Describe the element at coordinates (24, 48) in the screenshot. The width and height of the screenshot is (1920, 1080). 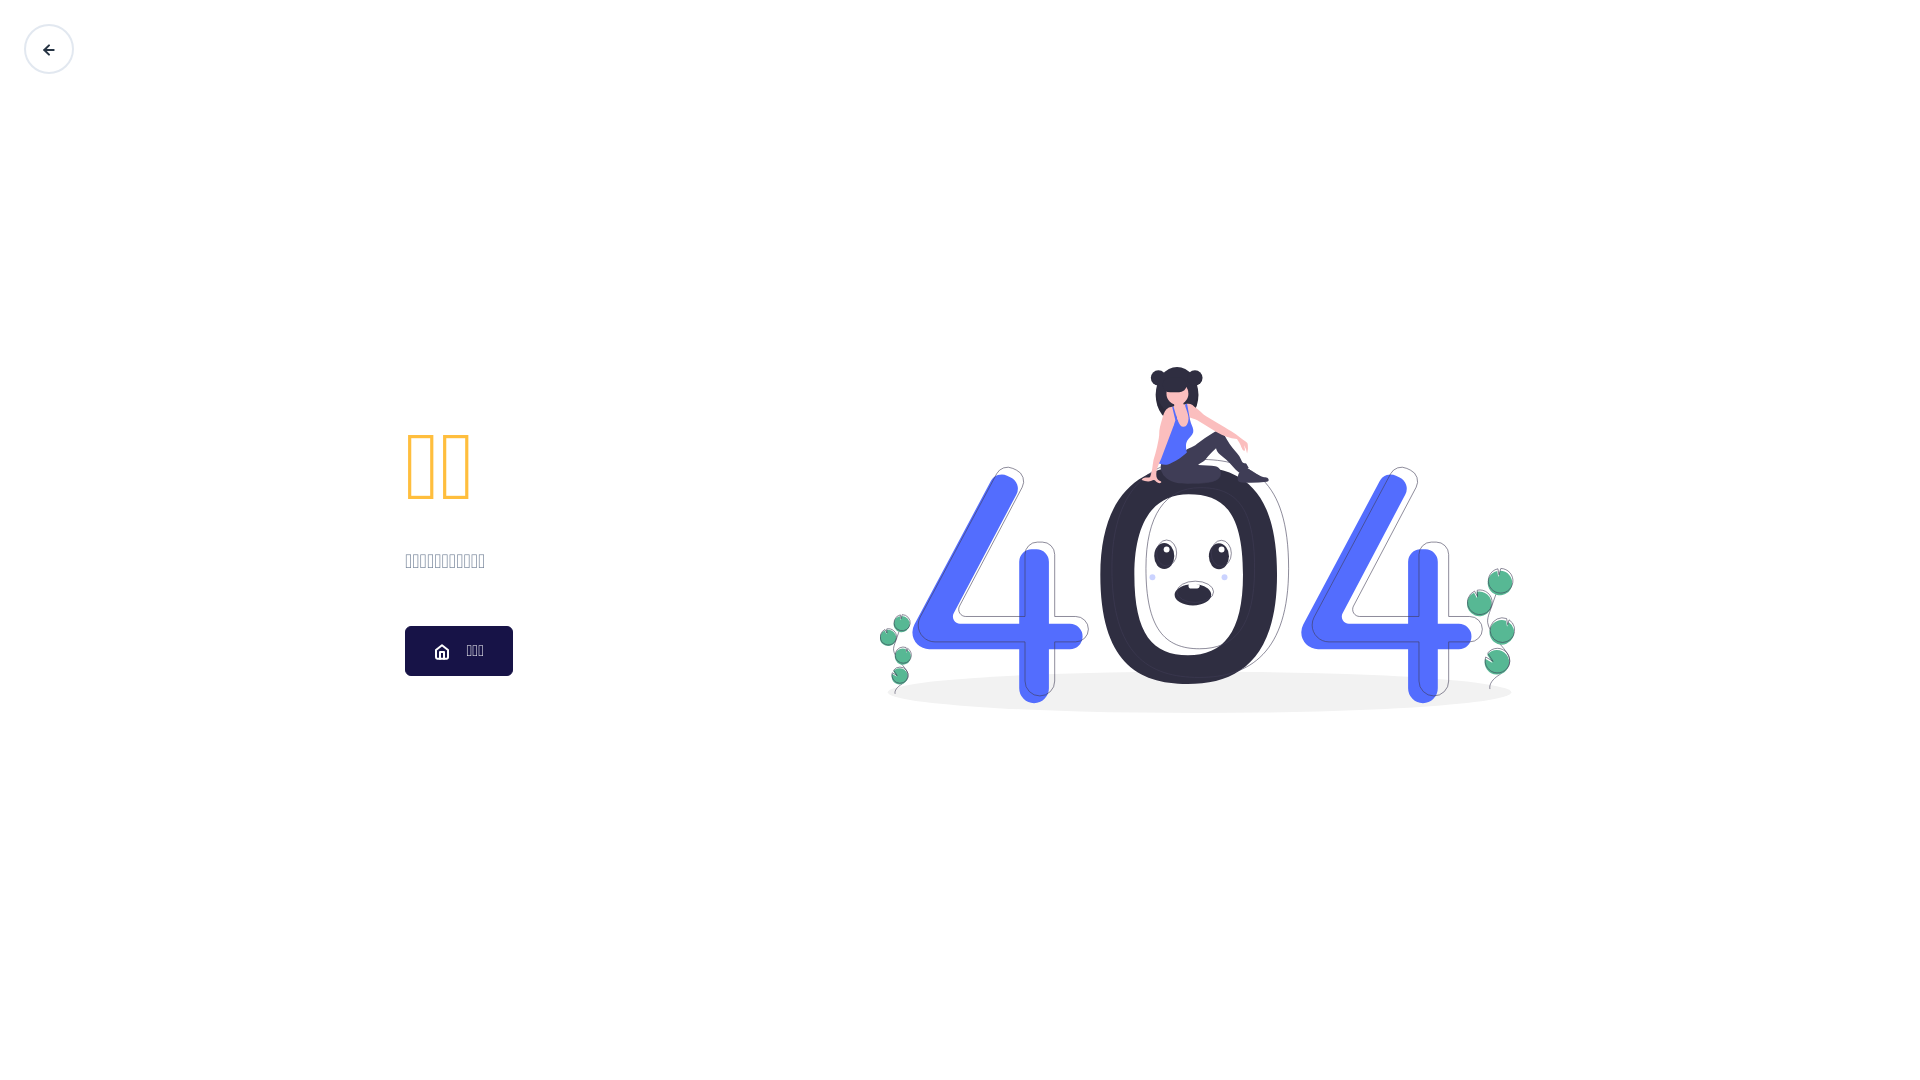
I see `'Go back'` at that location.